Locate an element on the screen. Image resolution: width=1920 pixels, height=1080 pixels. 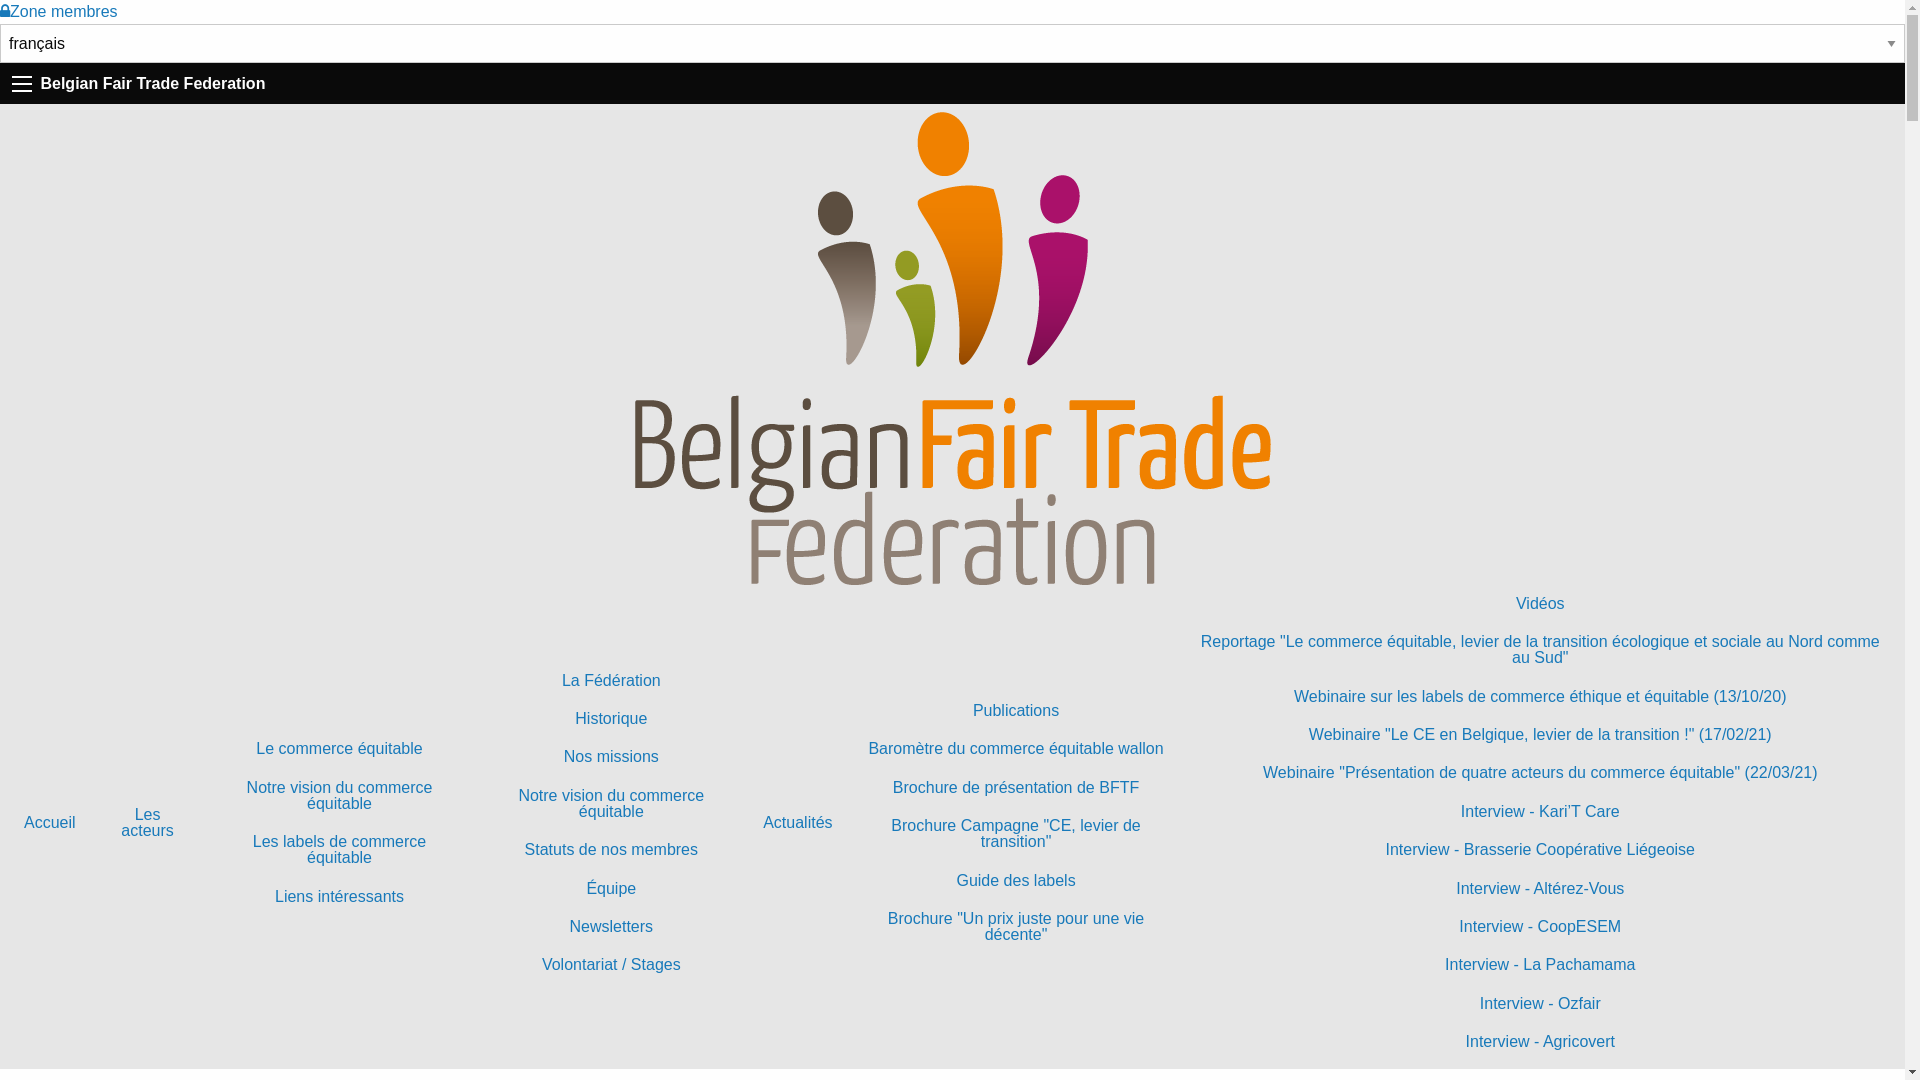
'Brochure Campagne "CE, levier de transition"' is located at coordinates (1016, 833).